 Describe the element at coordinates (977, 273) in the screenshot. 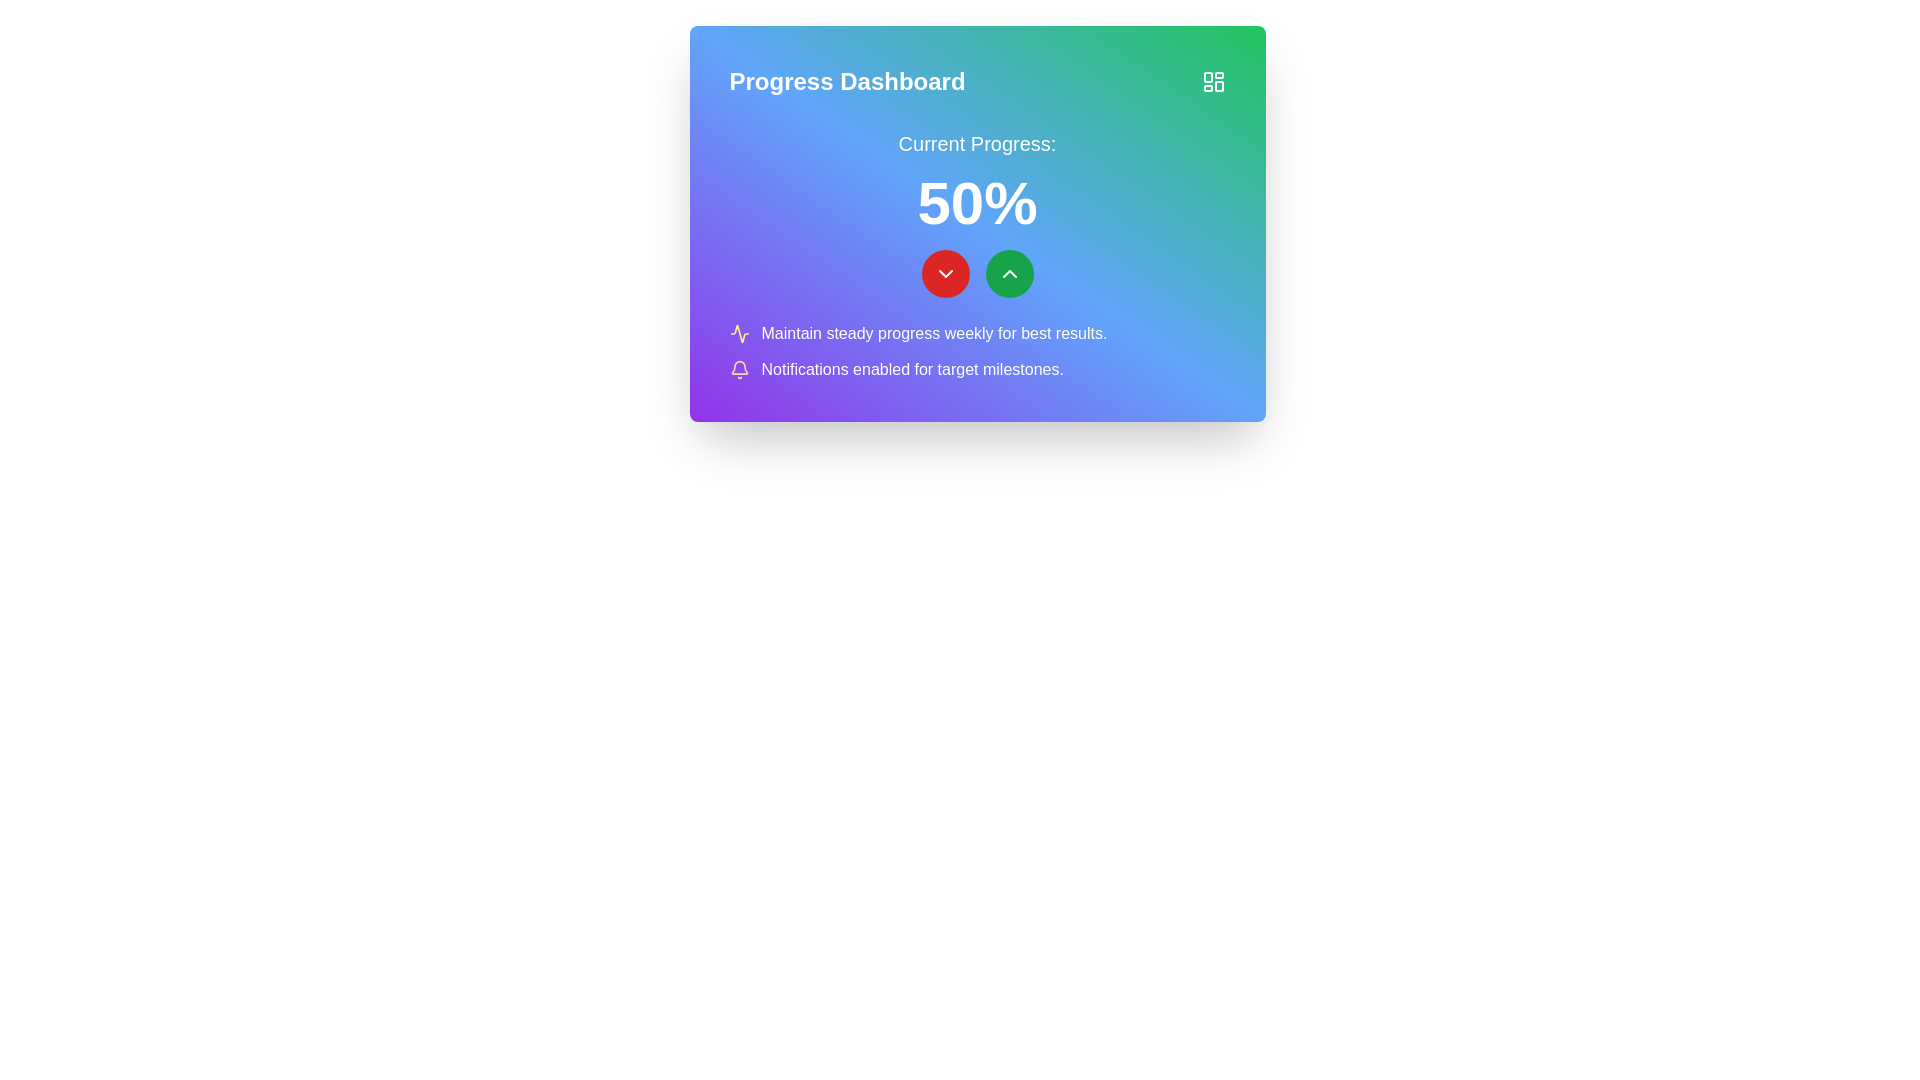

I see `the green button in the button group below the '50%' text in the 'Current Progress' section` at that location.